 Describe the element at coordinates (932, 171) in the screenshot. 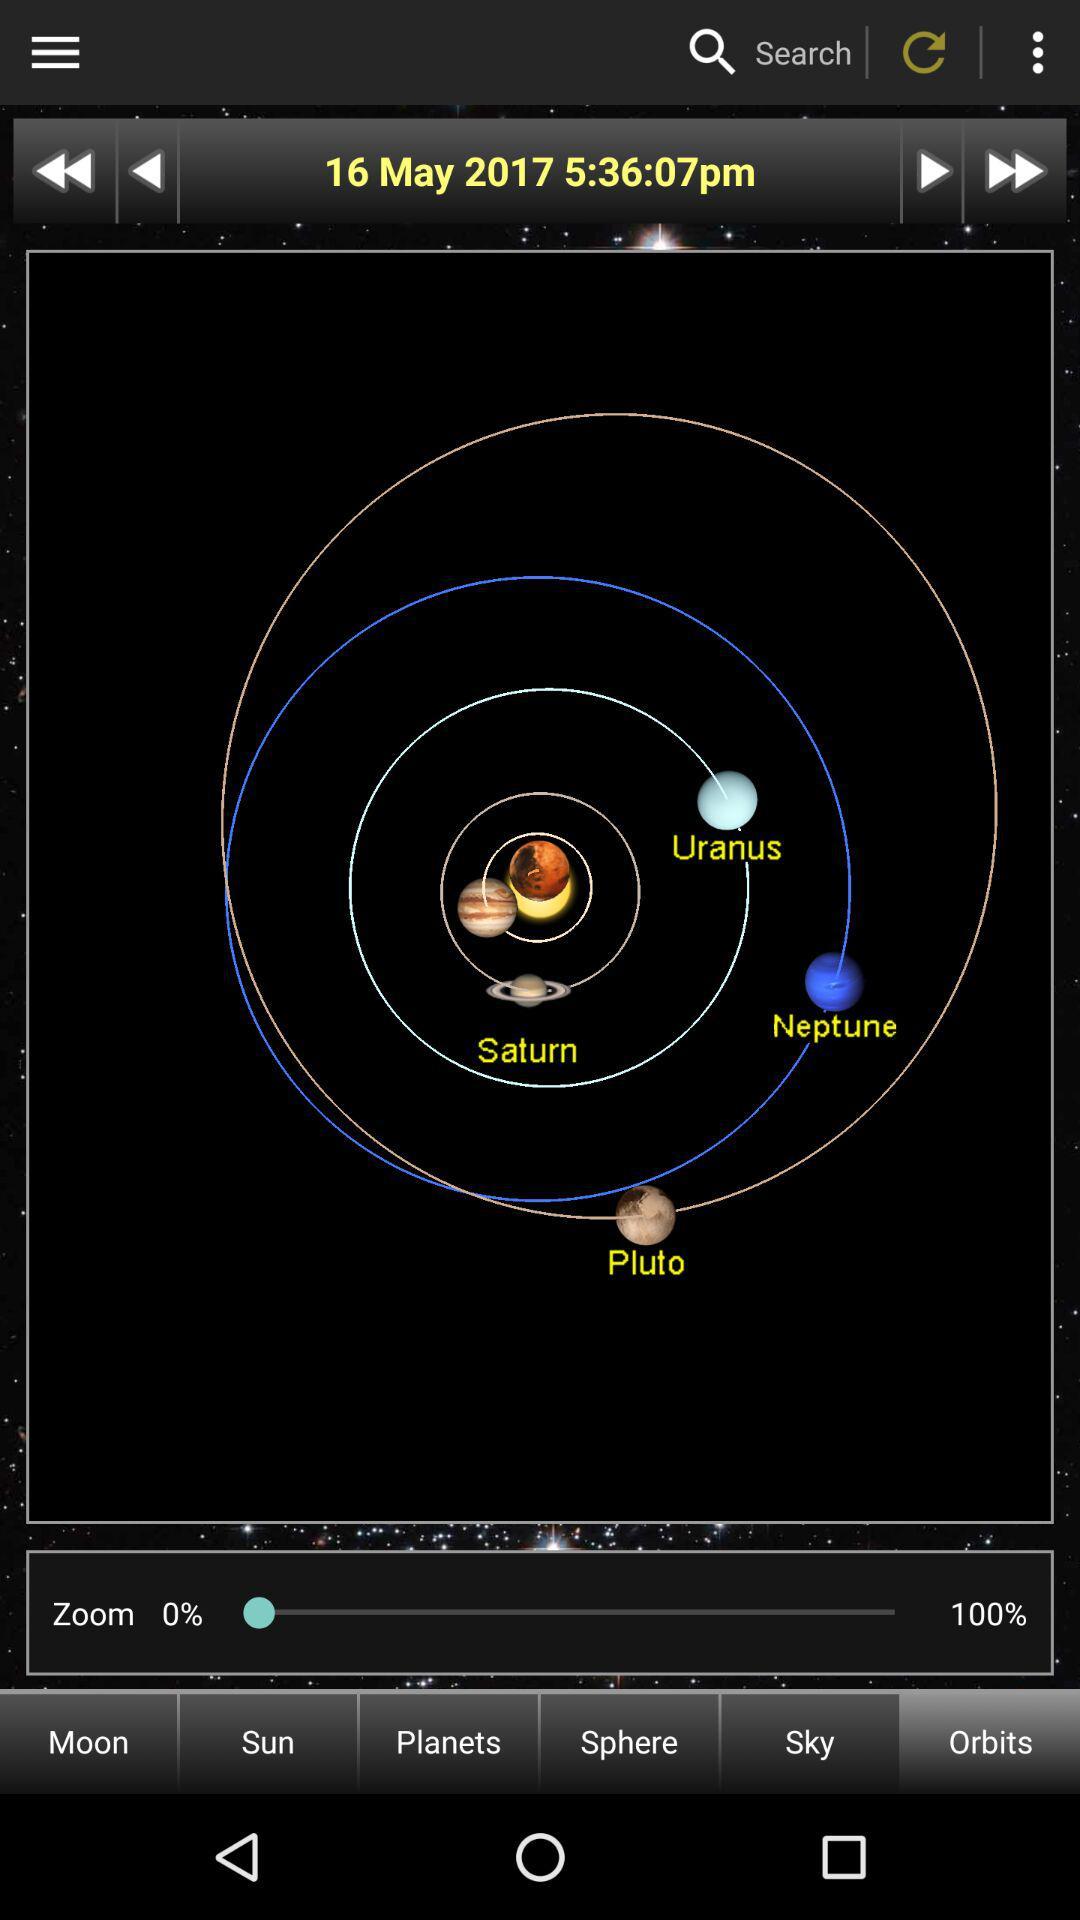

I see `play` at that location.